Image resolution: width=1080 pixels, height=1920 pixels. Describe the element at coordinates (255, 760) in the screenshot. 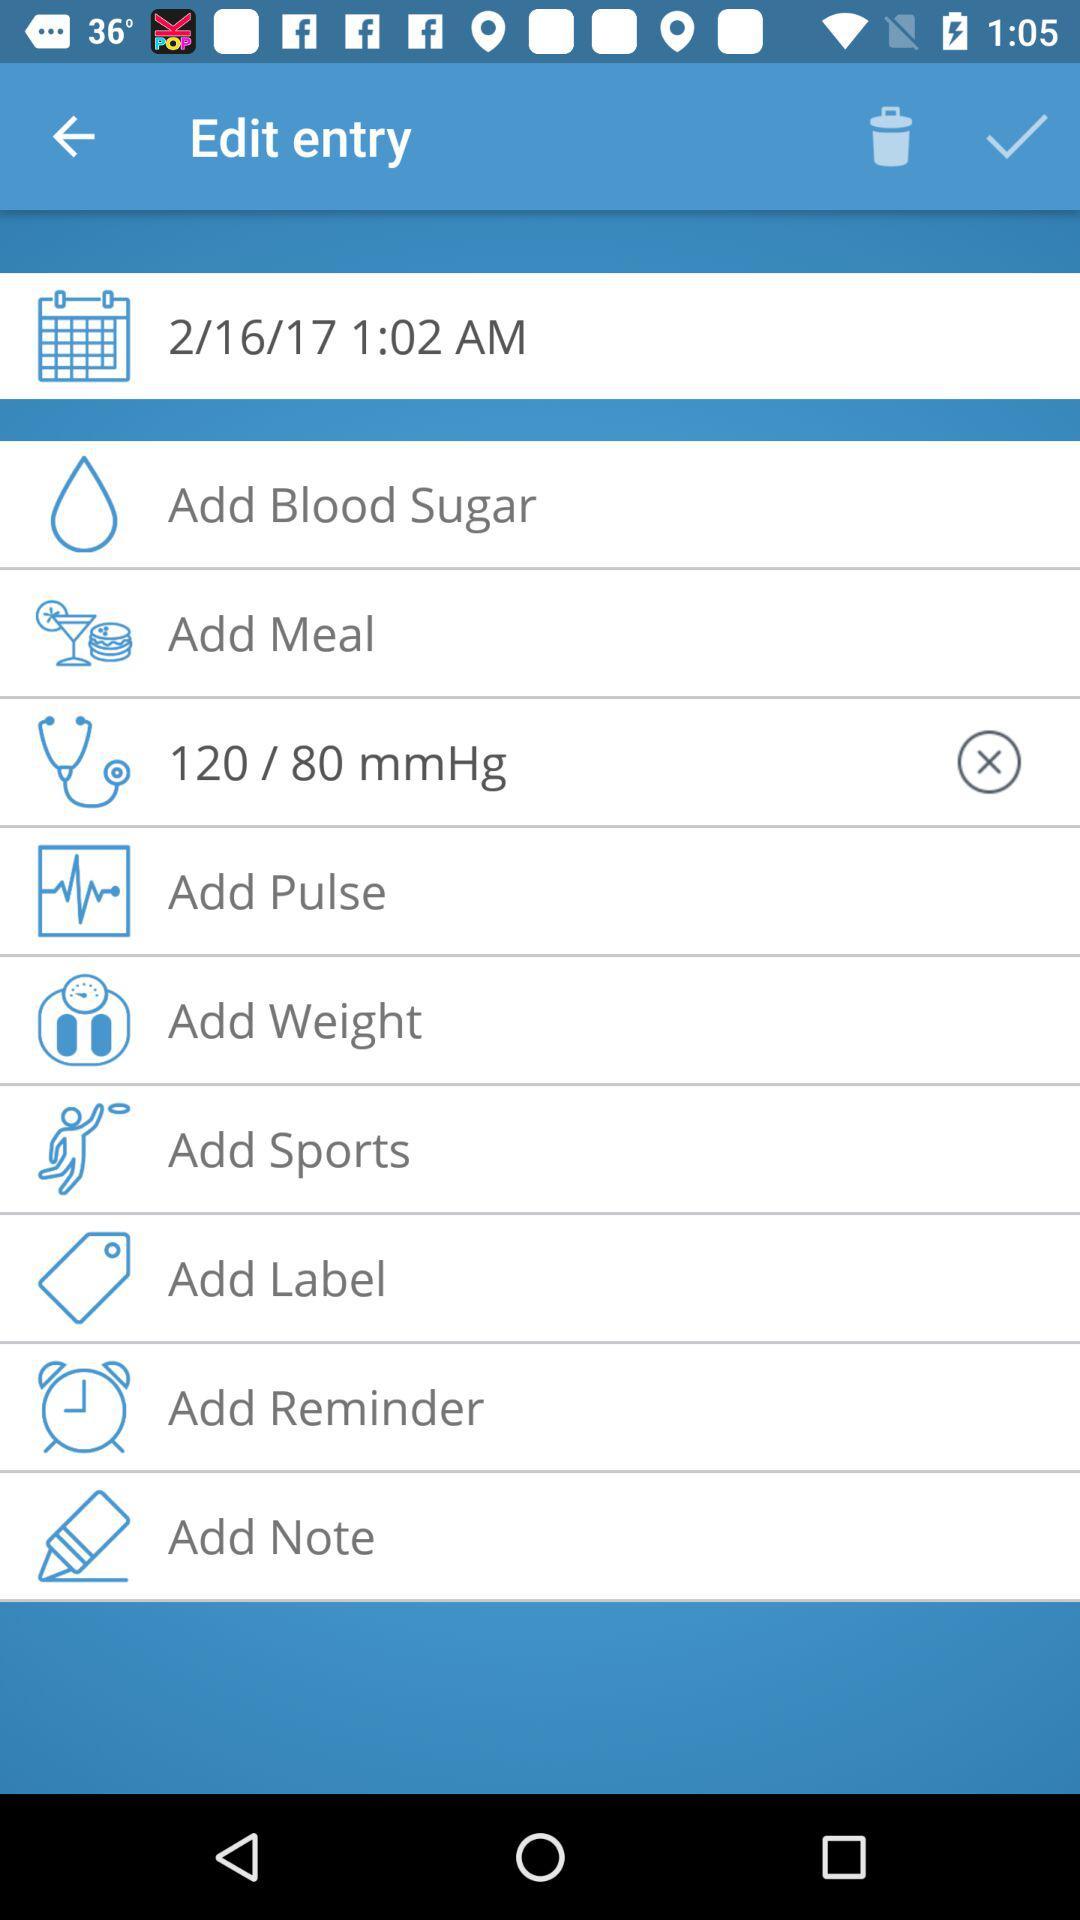

I see `the item next to the mmhg icon` at that location.